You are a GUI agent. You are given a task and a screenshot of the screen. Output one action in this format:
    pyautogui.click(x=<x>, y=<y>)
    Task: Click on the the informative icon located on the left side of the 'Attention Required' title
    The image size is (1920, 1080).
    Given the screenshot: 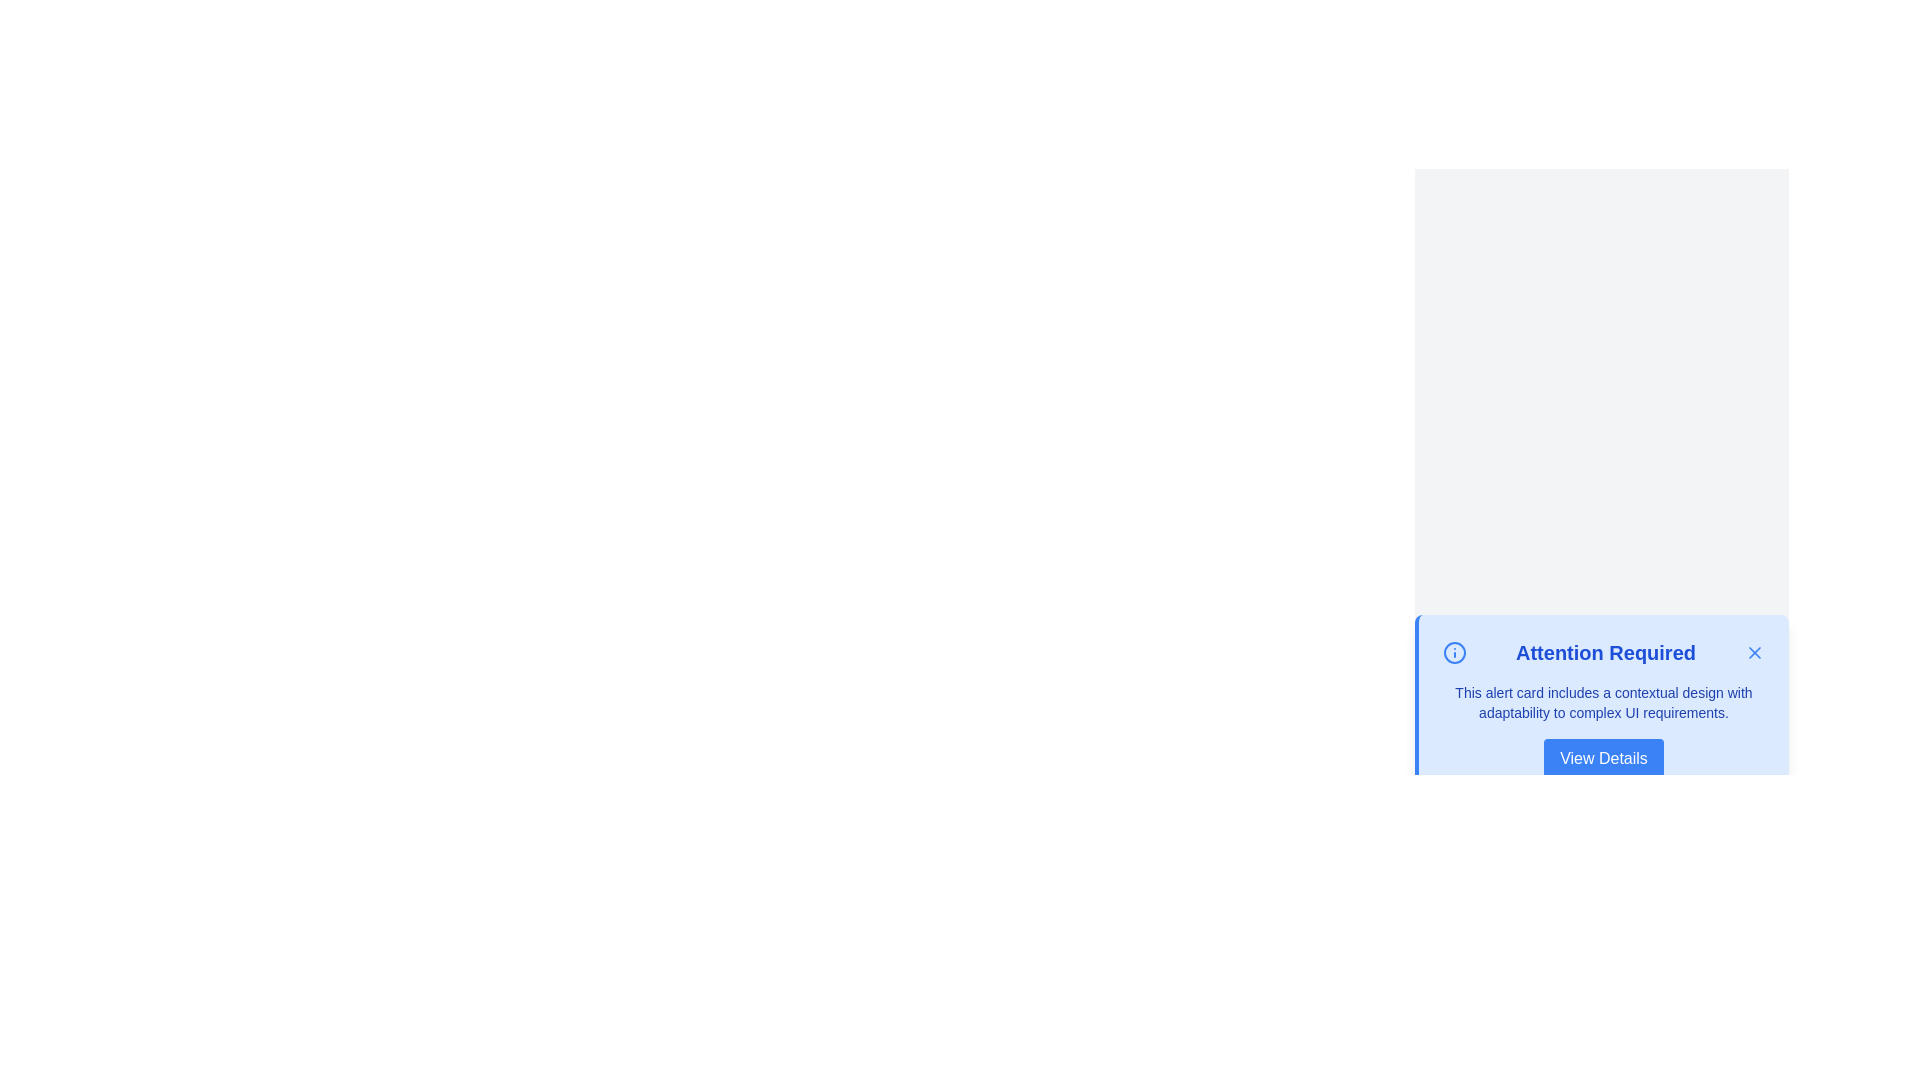 What is the action you would take?
    pyautogui.click(x=1454, y=652)
    